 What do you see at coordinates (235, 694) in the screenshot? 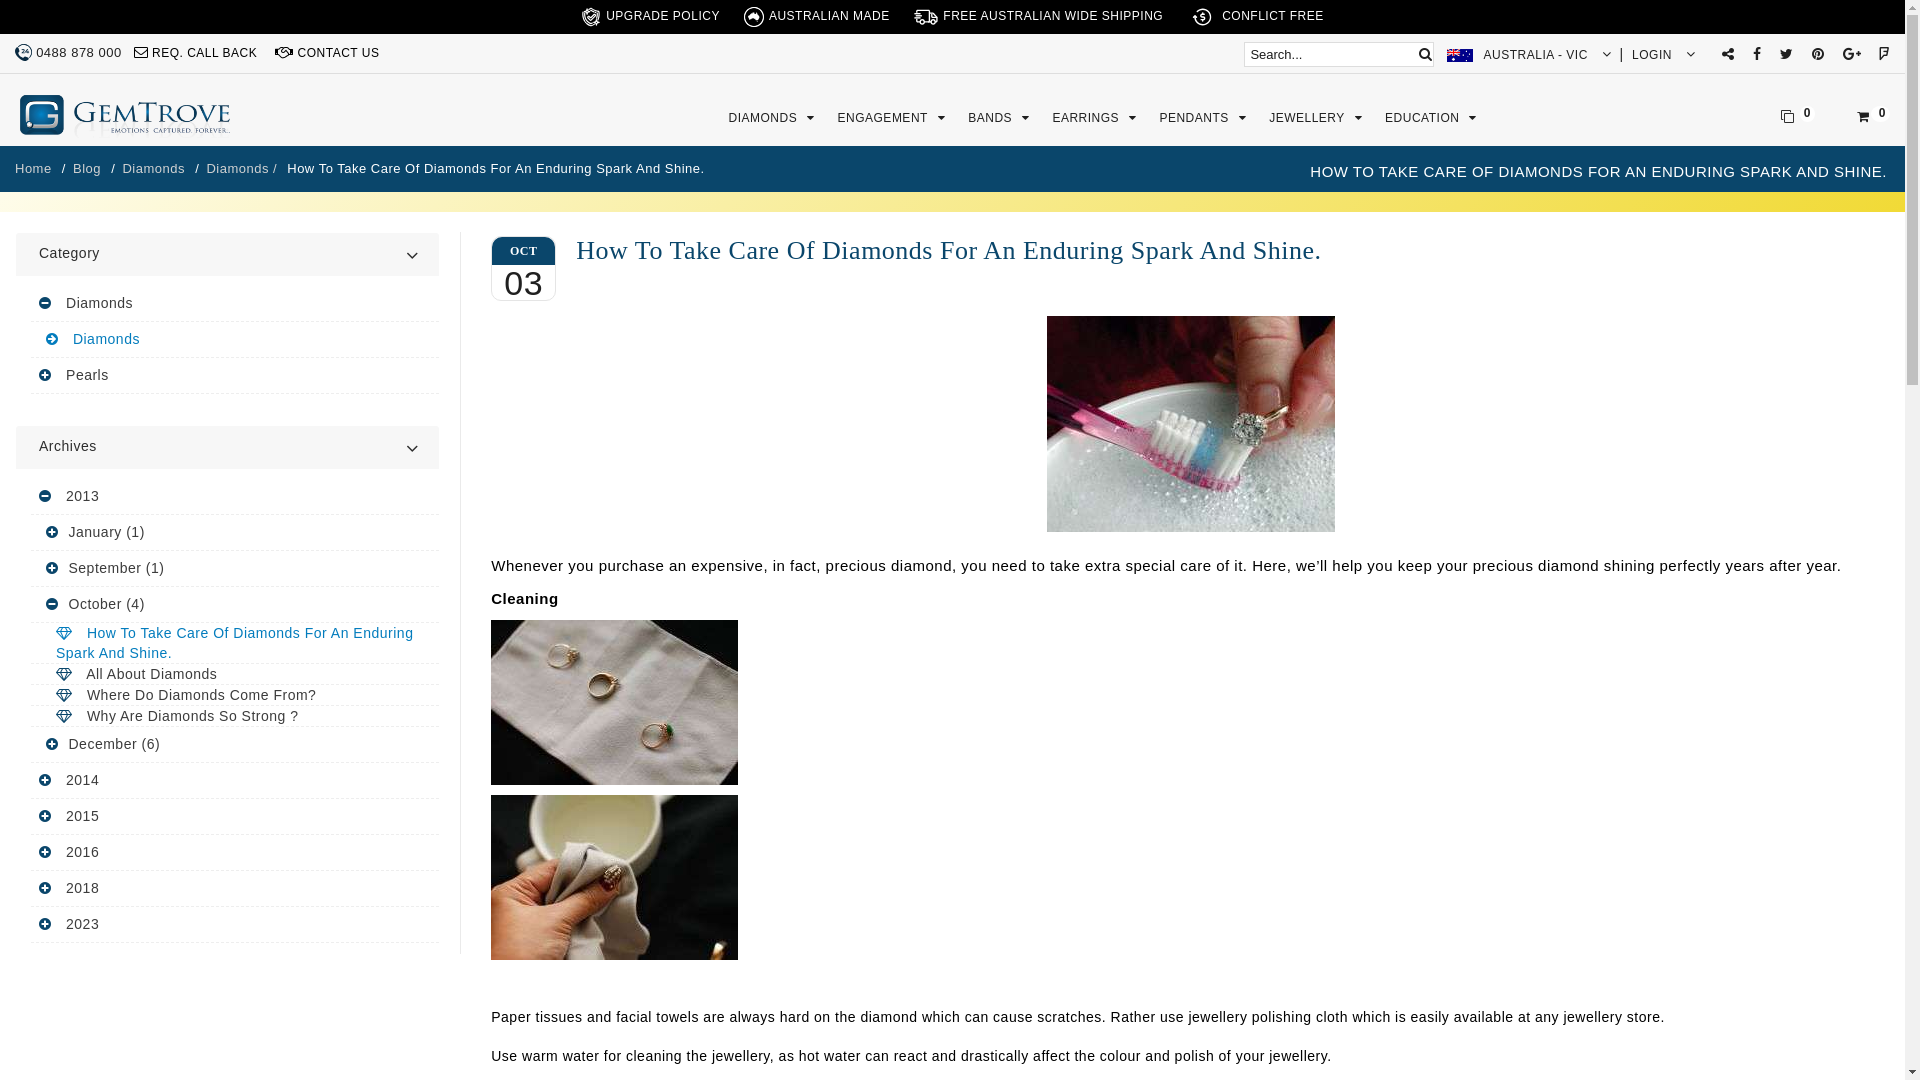
I see `'Where Do Diamonds Come From?'` at bounding box center [235, 694].